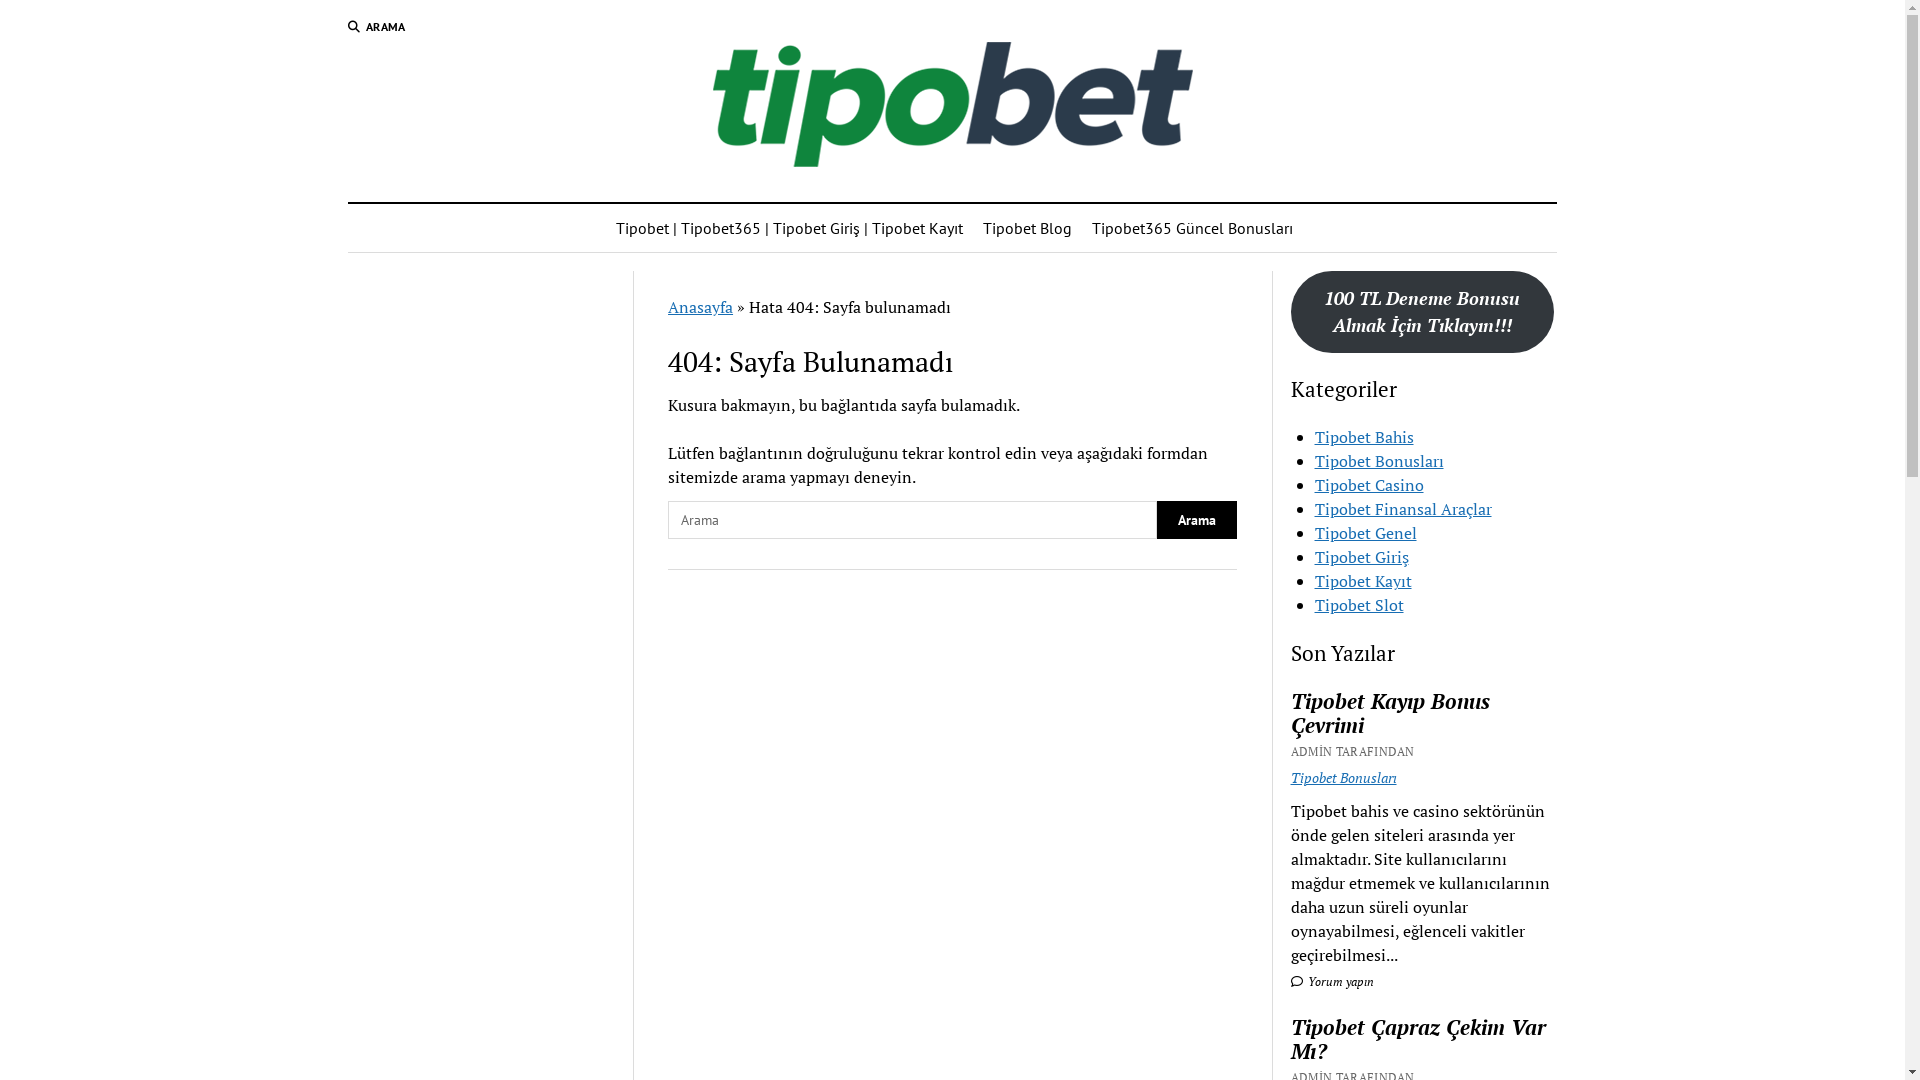 The height and width of the screenshot is (1080, 1920). I want to click on 'Arama', so click(1196, 519).